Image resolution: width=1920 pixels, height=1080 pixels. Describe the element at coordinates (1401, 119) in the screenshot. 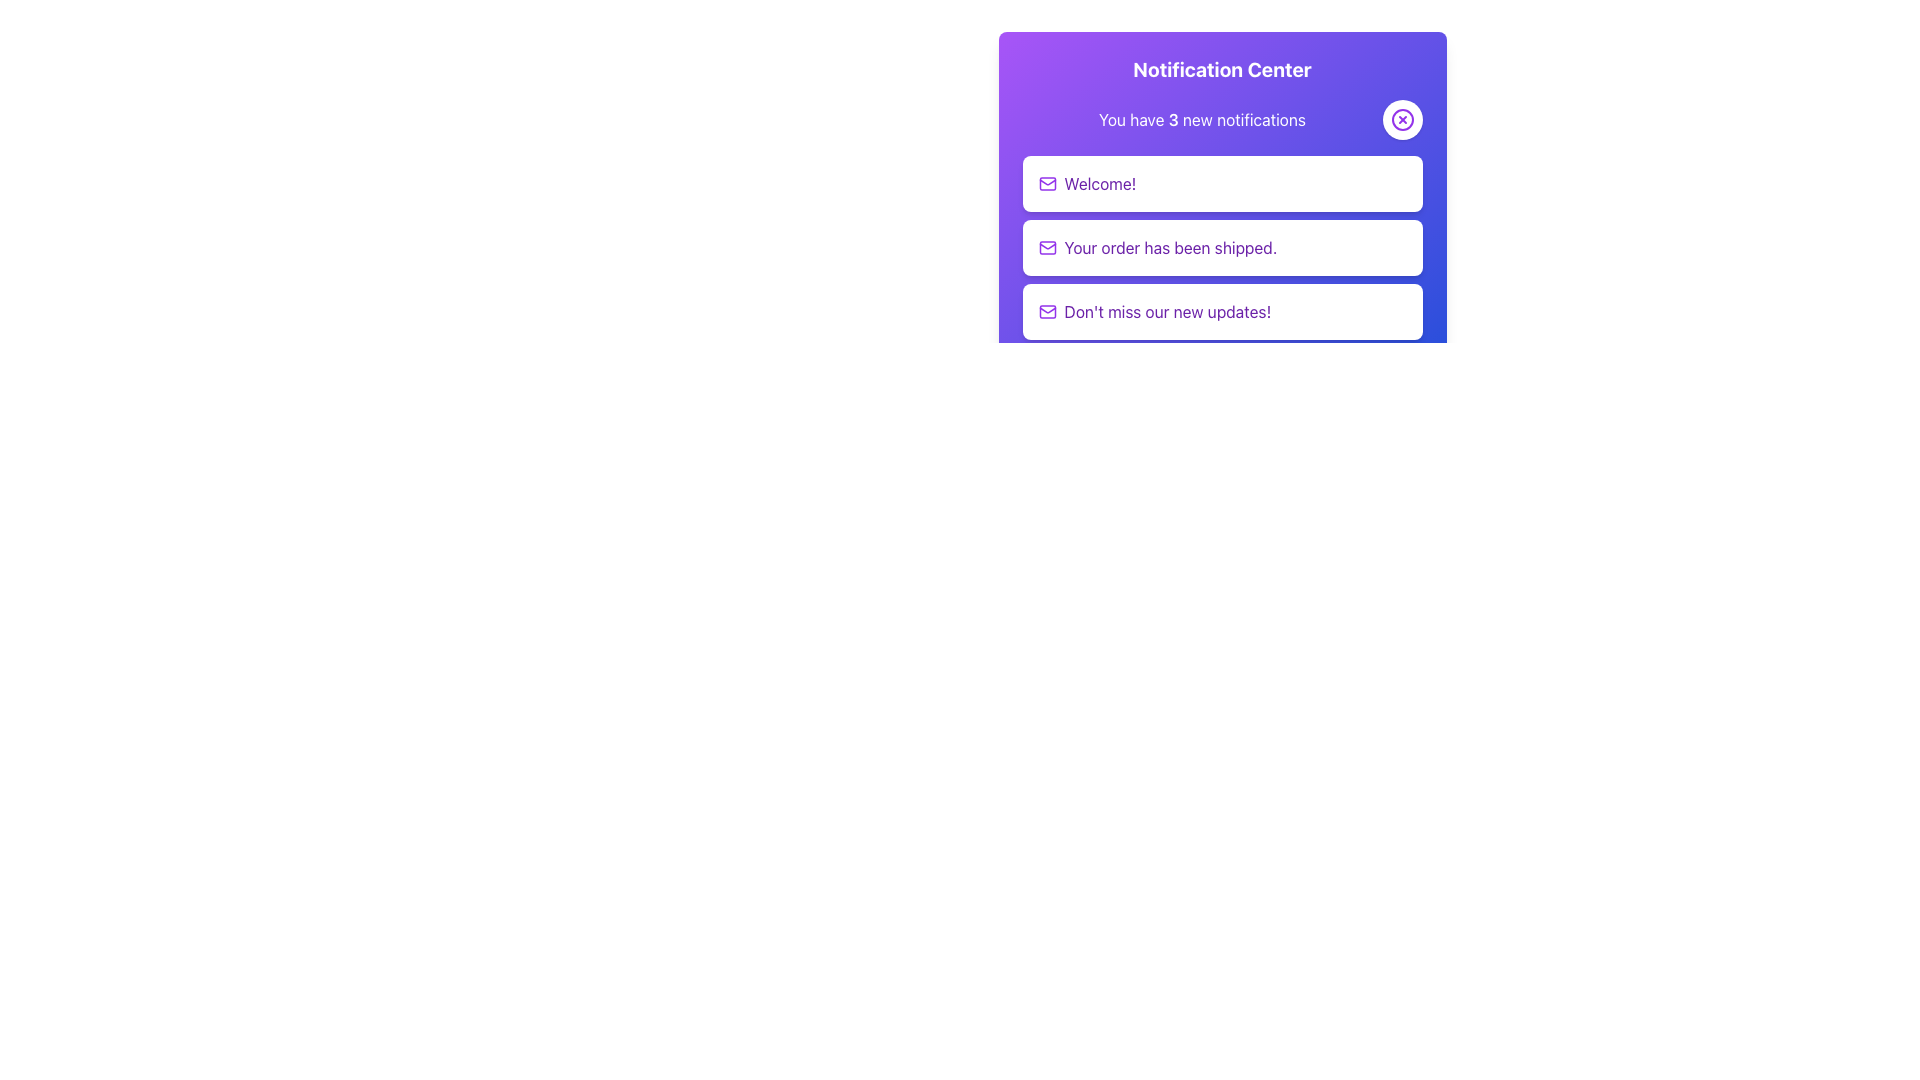

I see `the circular button with a cross icon and purple border located` at that location.